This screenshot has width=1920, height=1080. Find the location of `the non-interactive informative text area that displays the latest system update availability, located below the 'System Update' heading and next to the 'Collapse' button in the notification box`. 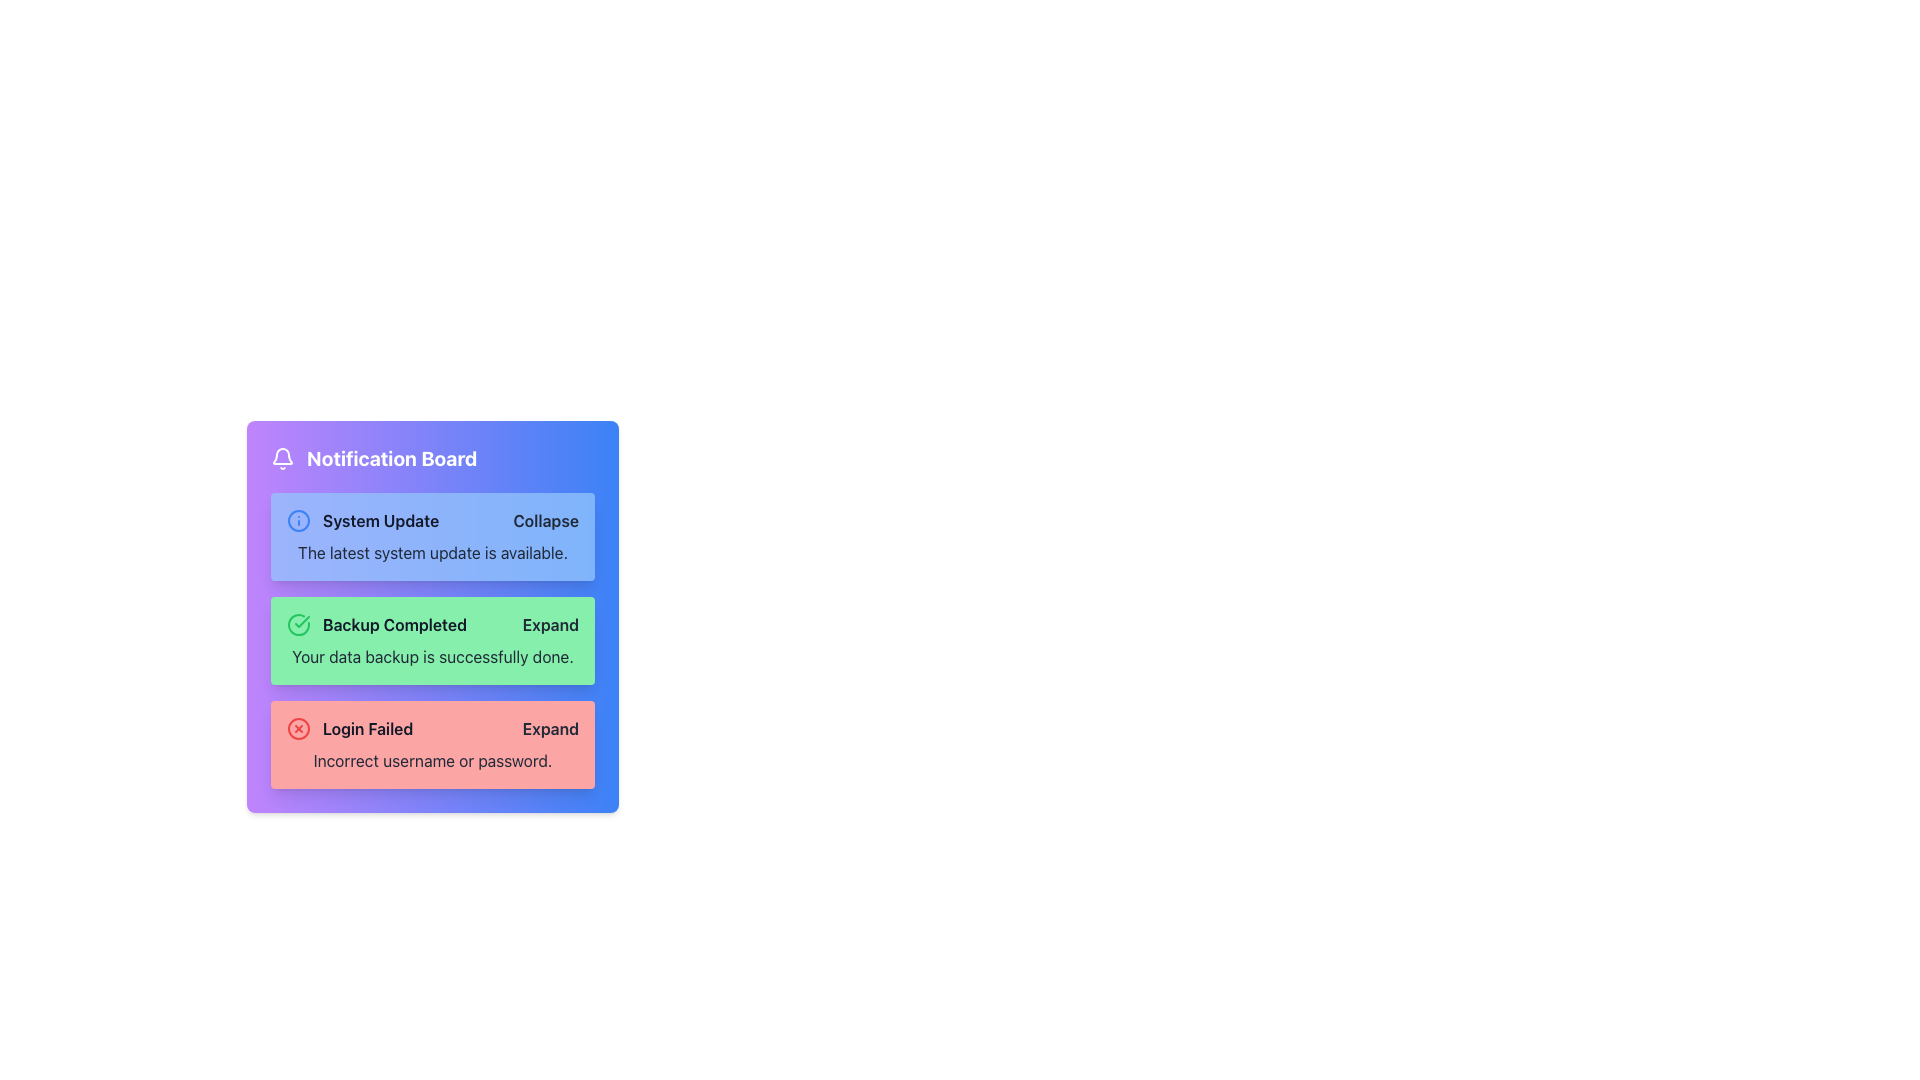

the non-interactive informative text area that displays the latest system update availability, located below the 'System Update' heading and next to the 'Collapse' button in the notification box is located at coordinates (431, 552).